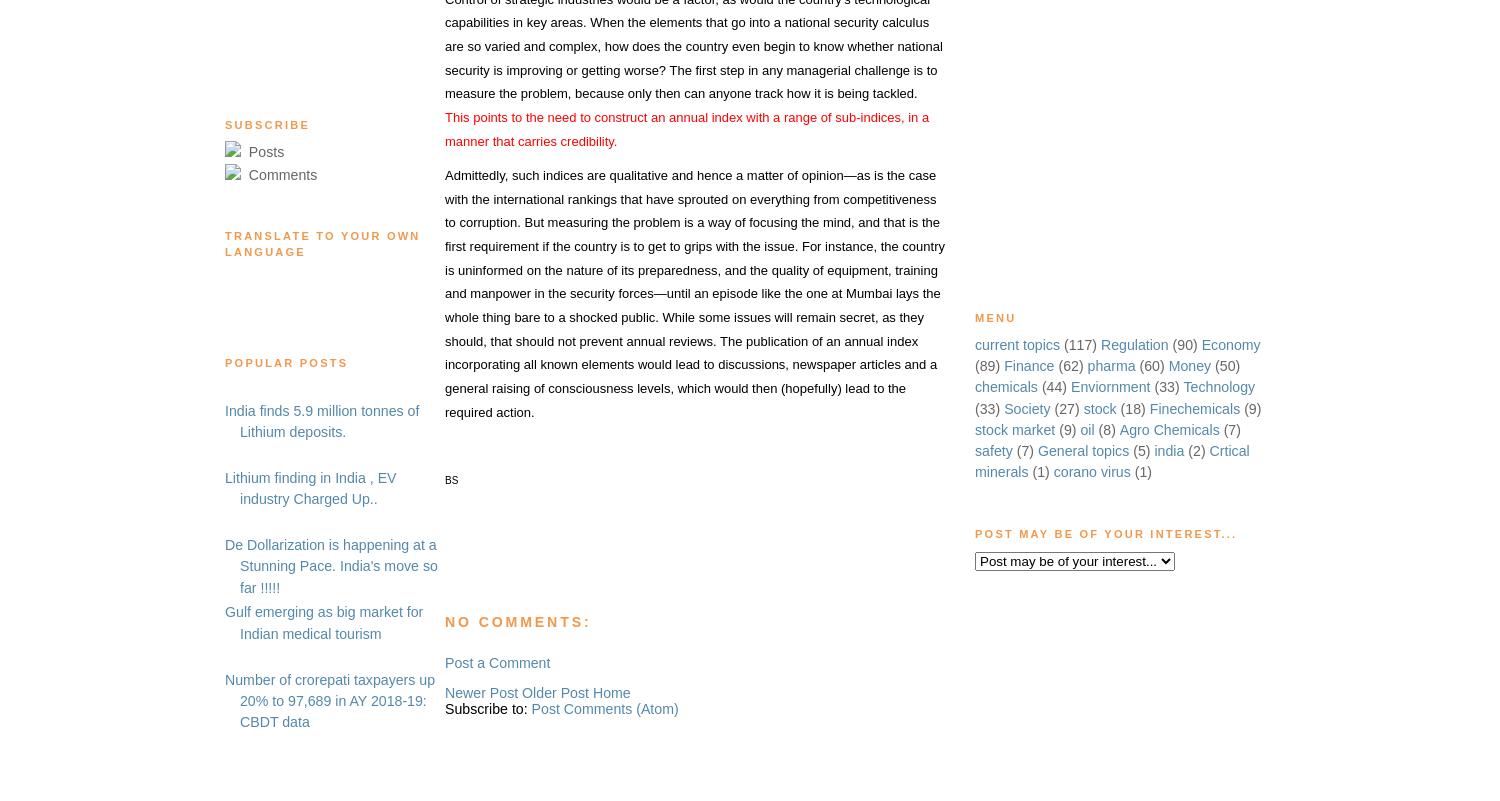 This screenshot has width=1500, height=801. What do you see at coordinates (1193, 407) in the screenshot?
I see `'Finechemicals'` at bounding box center [1193, 407].